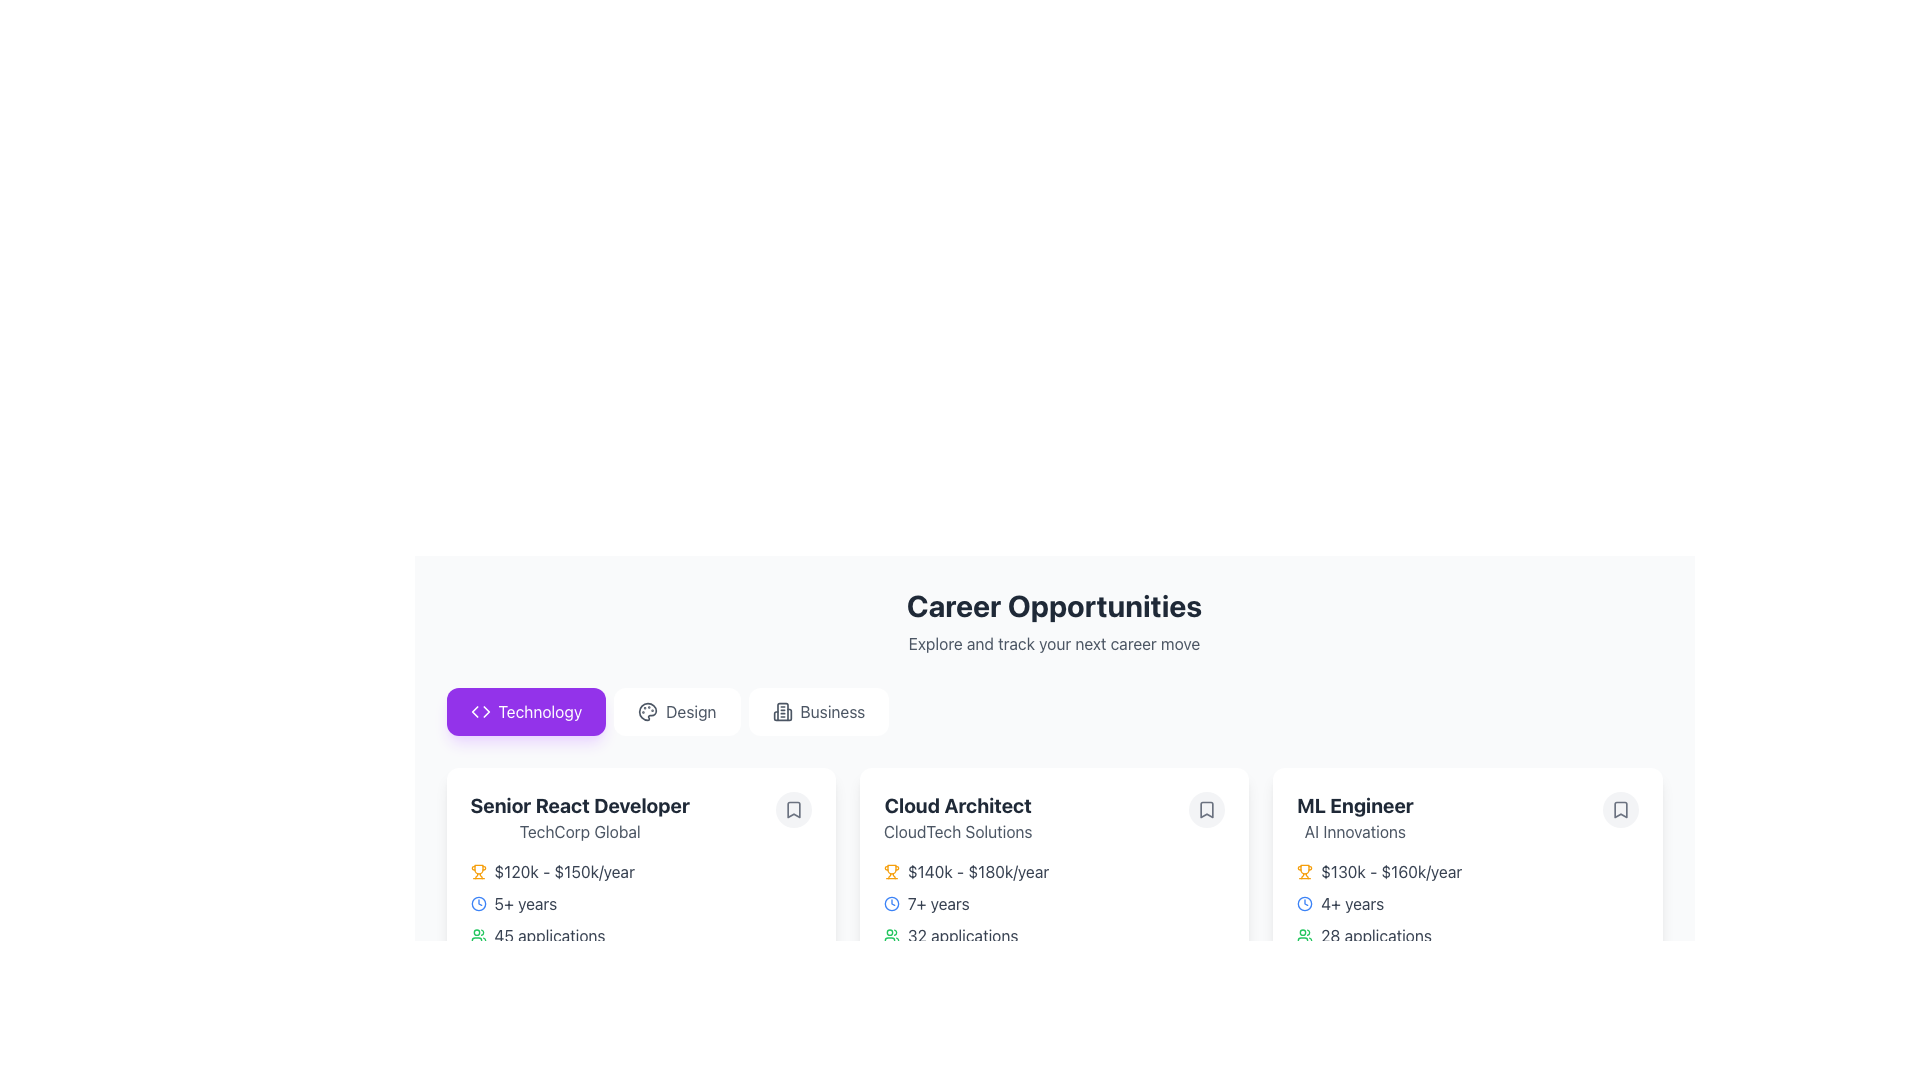 The height and width of the screenshot is (1080, 1920). Describe the element at coordinates (832, 711) in the screenshot. I see `the 'Business' text label within the button component` at that location.